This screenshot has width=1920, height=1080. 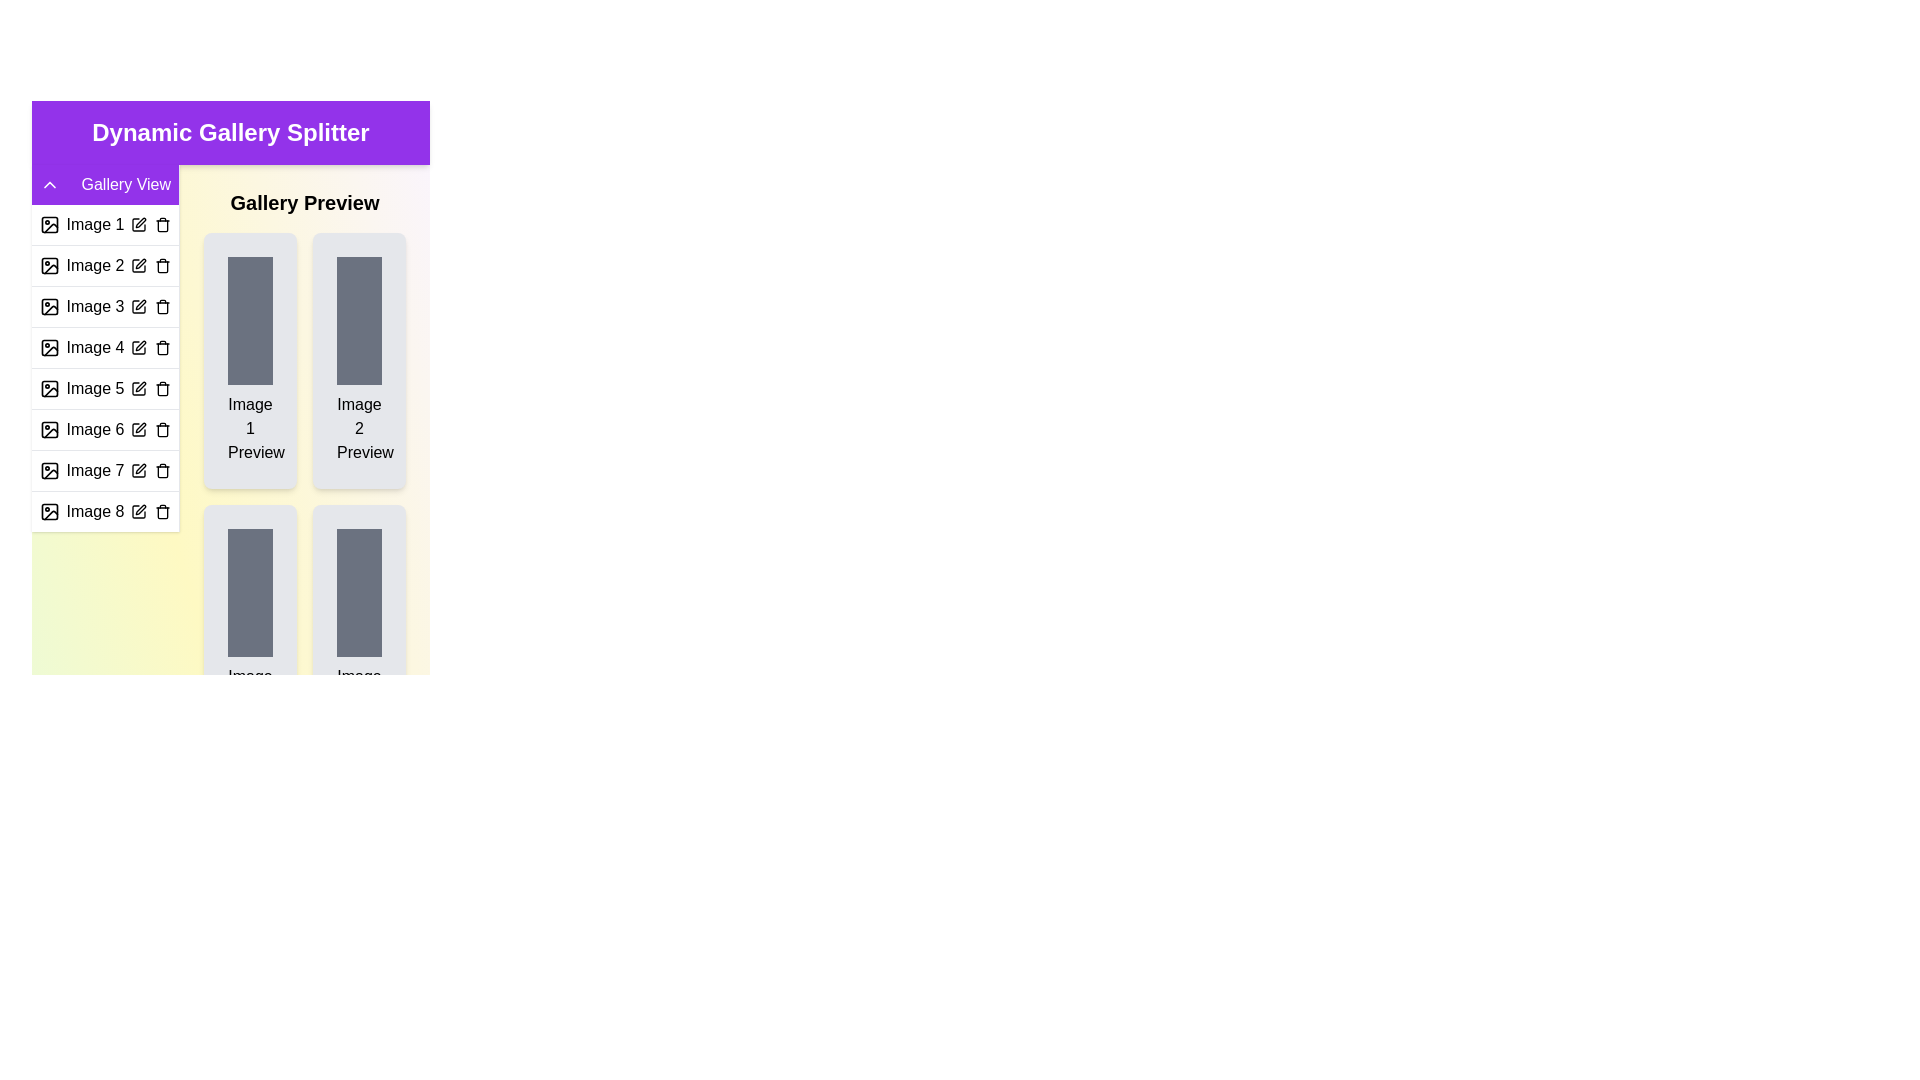 I want to click on the trash can icon button associated with 'Image 5', so click(x=163, y=389).